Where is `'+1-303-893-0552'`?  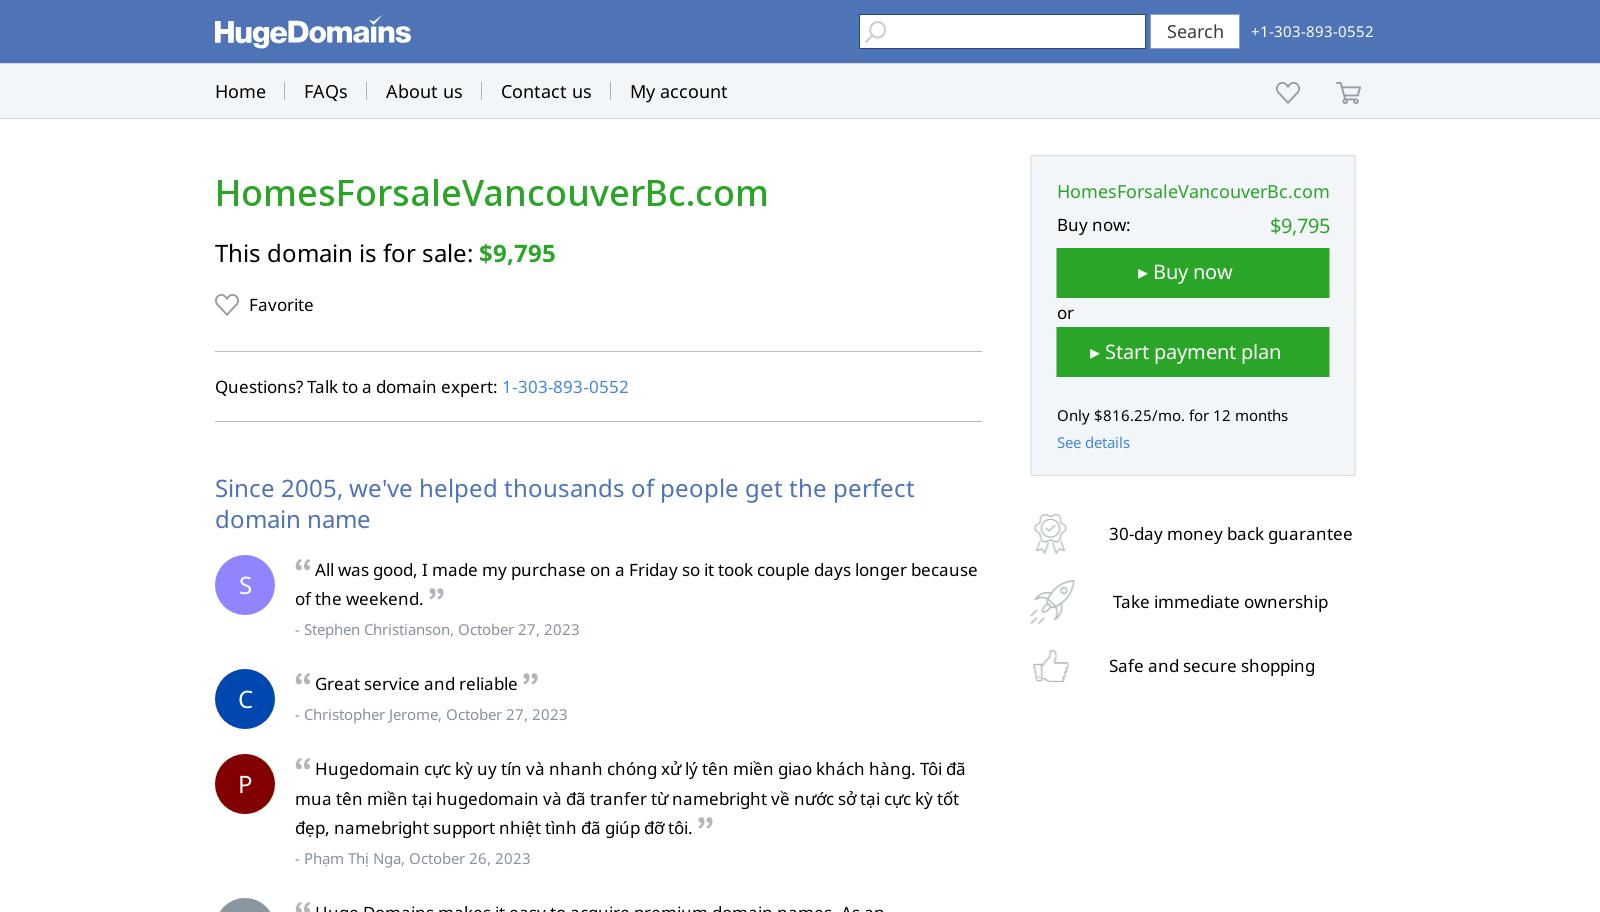 '+1-303-893-0552' is located at coordinates (1311, 31).